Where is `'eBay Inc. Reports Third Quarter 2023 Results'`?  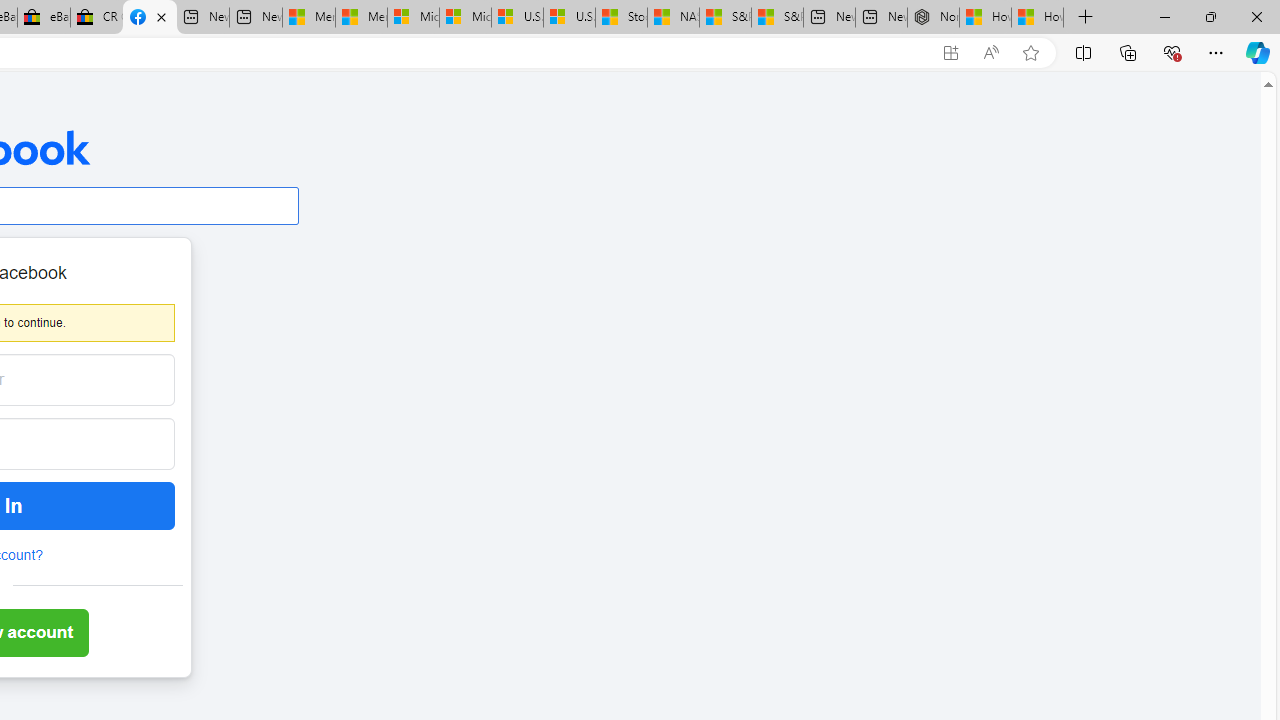 'eBay Inc. Reports Third Quarter 2023 Results' is located at coordinates (44, 17).